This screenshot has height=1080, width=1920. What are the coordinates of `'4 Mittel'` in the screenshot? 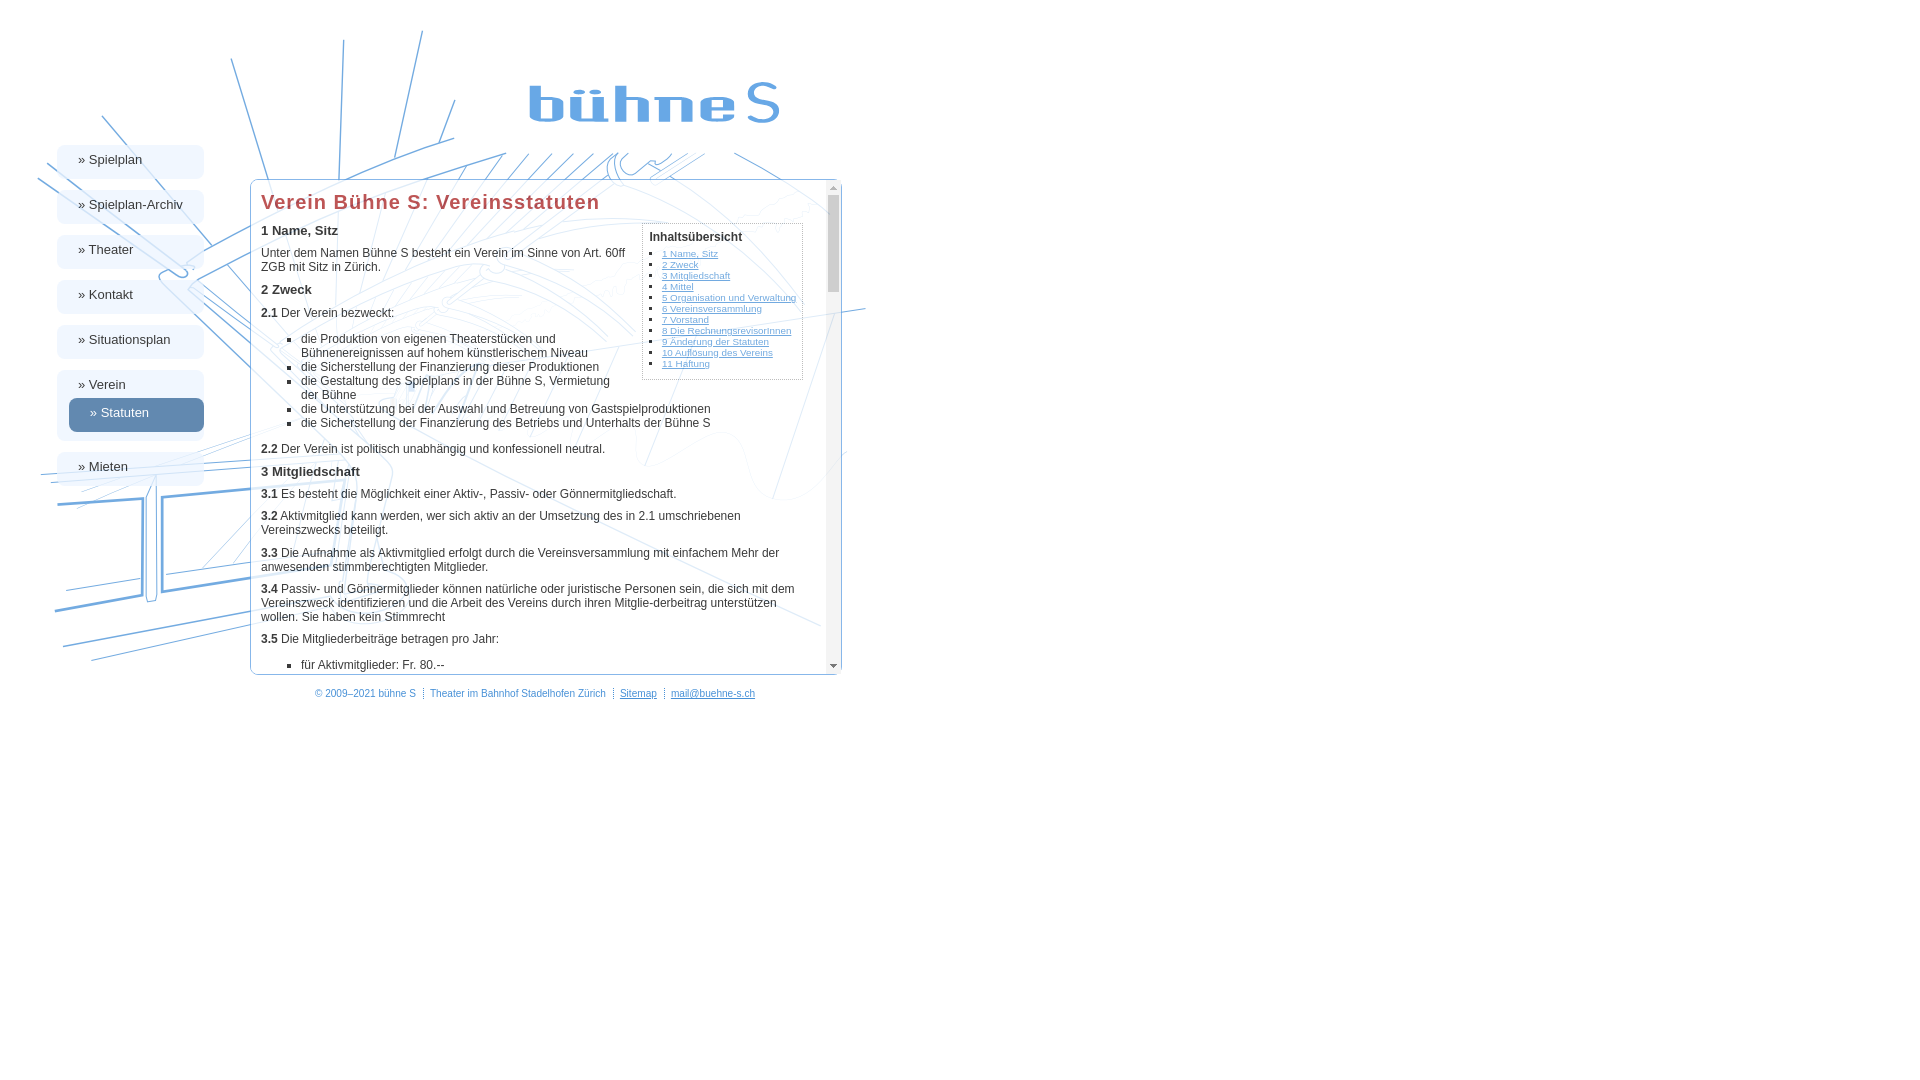 It's located at (677, 286).